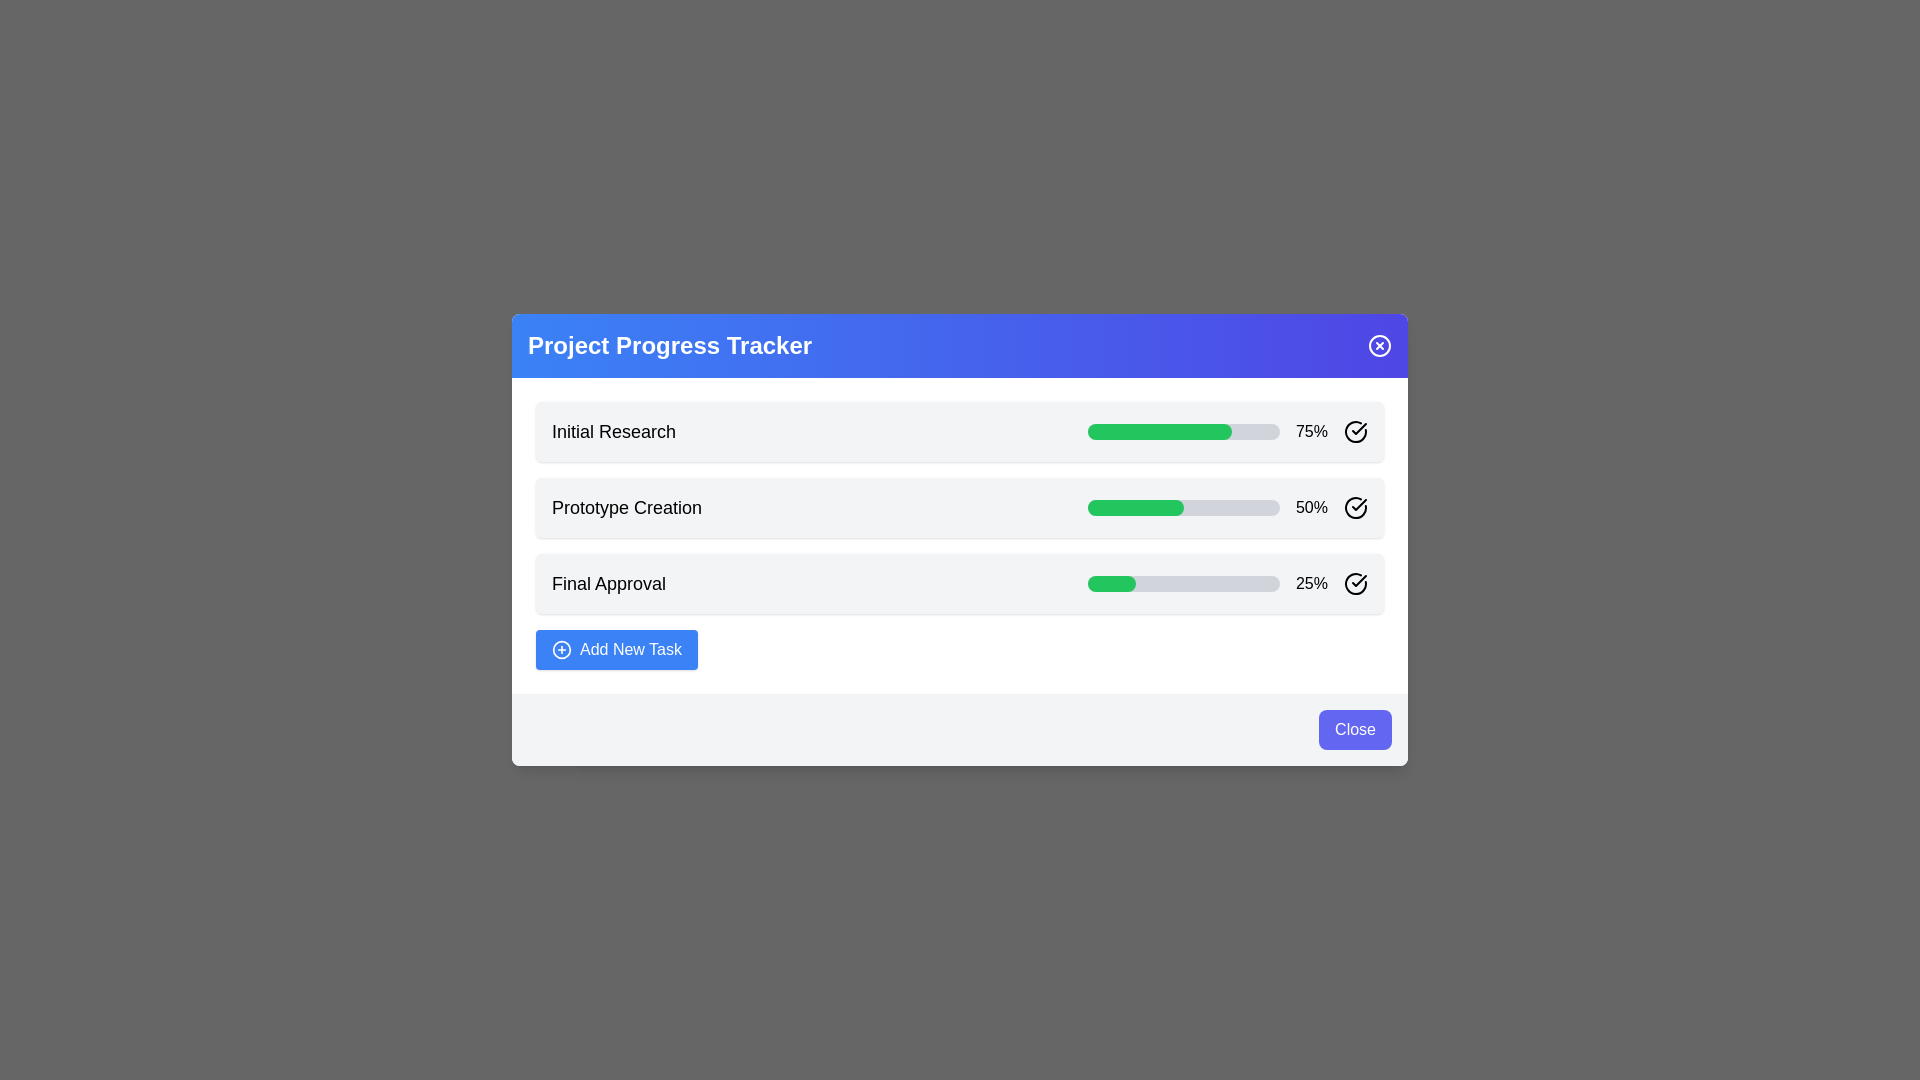  What do you see at coordinates (960, 540) in the screenshot?
I see `the second progress bar that displays the completion percentage of the 'Prototype Creation' task, located centrally within the modal, between 'Initial Research' and 'Final Approval'` at bounding box center [960, 540].